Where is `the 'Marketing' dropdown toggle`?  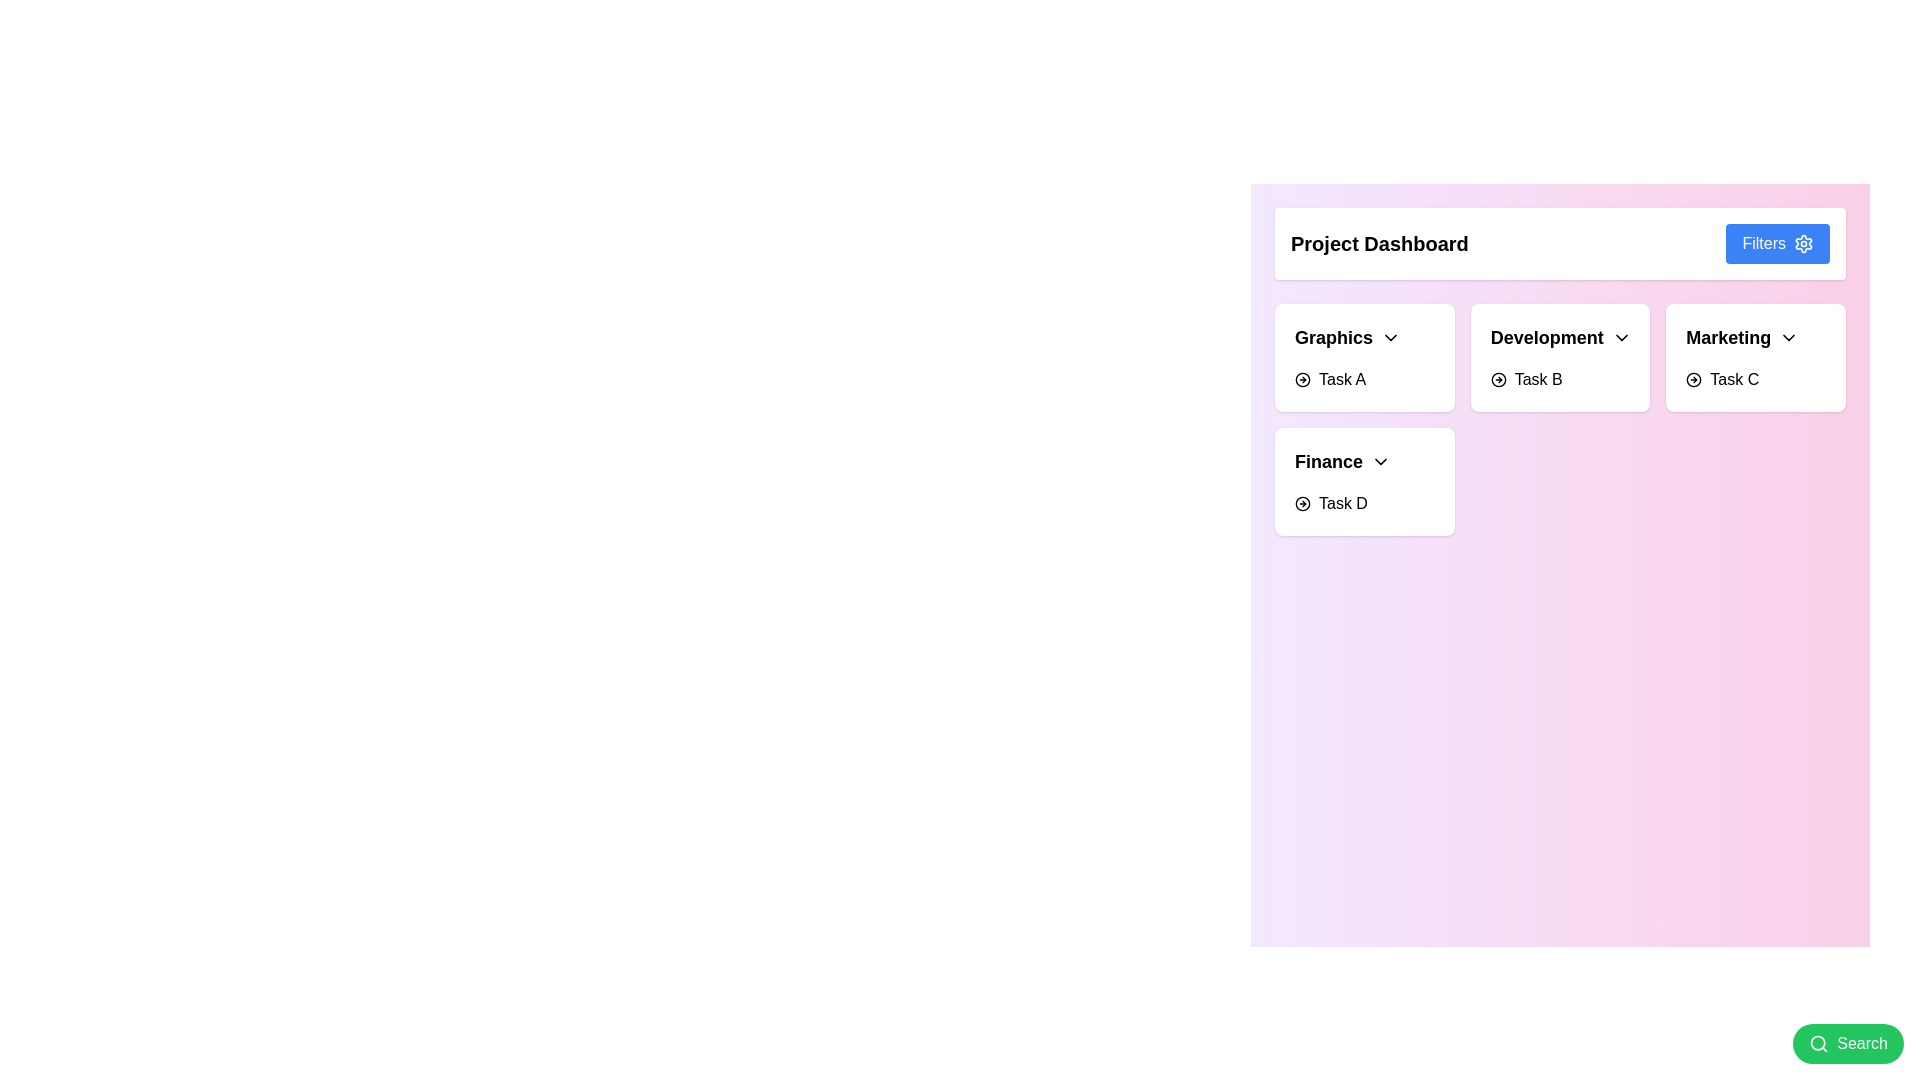 the 'Marketing' dropdown toggle is located at coordinates (1741, 337).